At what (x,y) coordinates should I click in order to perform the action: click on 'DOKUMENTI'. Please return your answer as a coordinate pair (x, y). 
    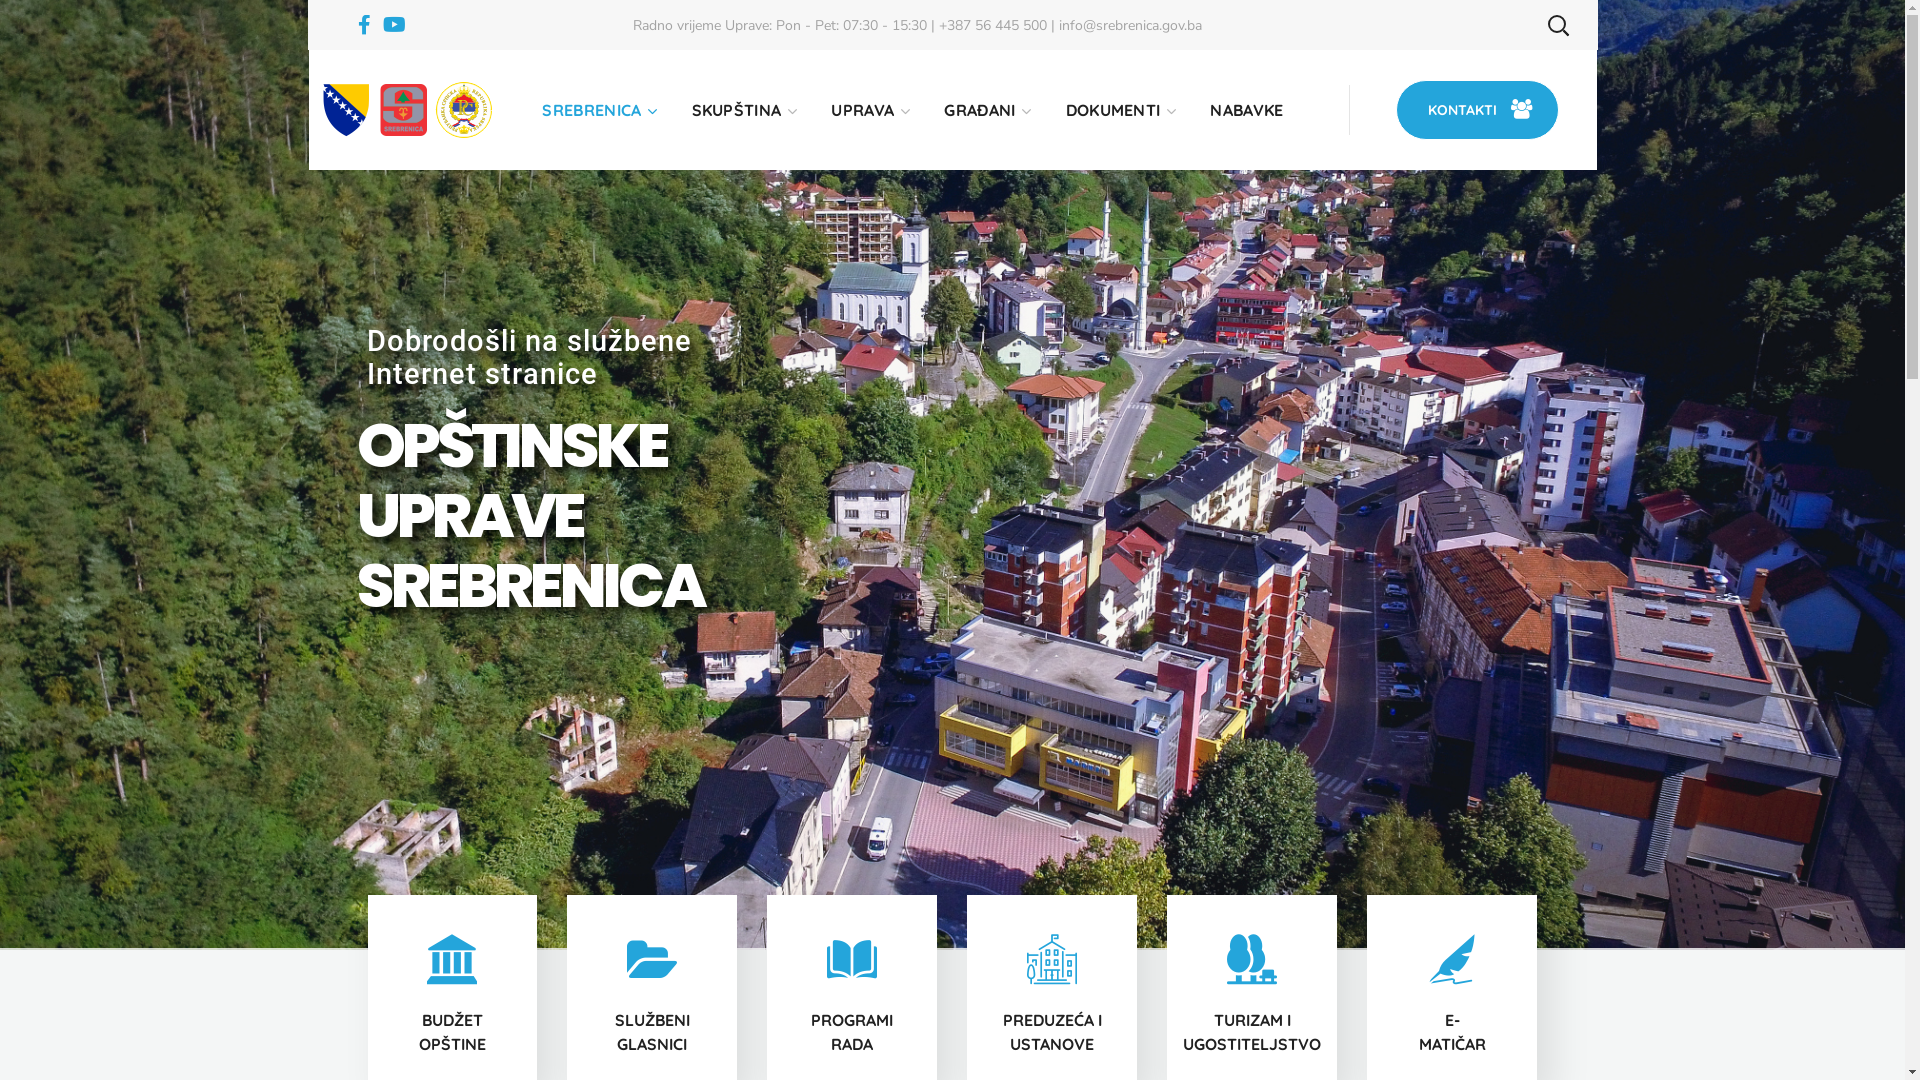
    Looking at the image, I should click on (1120, 110).